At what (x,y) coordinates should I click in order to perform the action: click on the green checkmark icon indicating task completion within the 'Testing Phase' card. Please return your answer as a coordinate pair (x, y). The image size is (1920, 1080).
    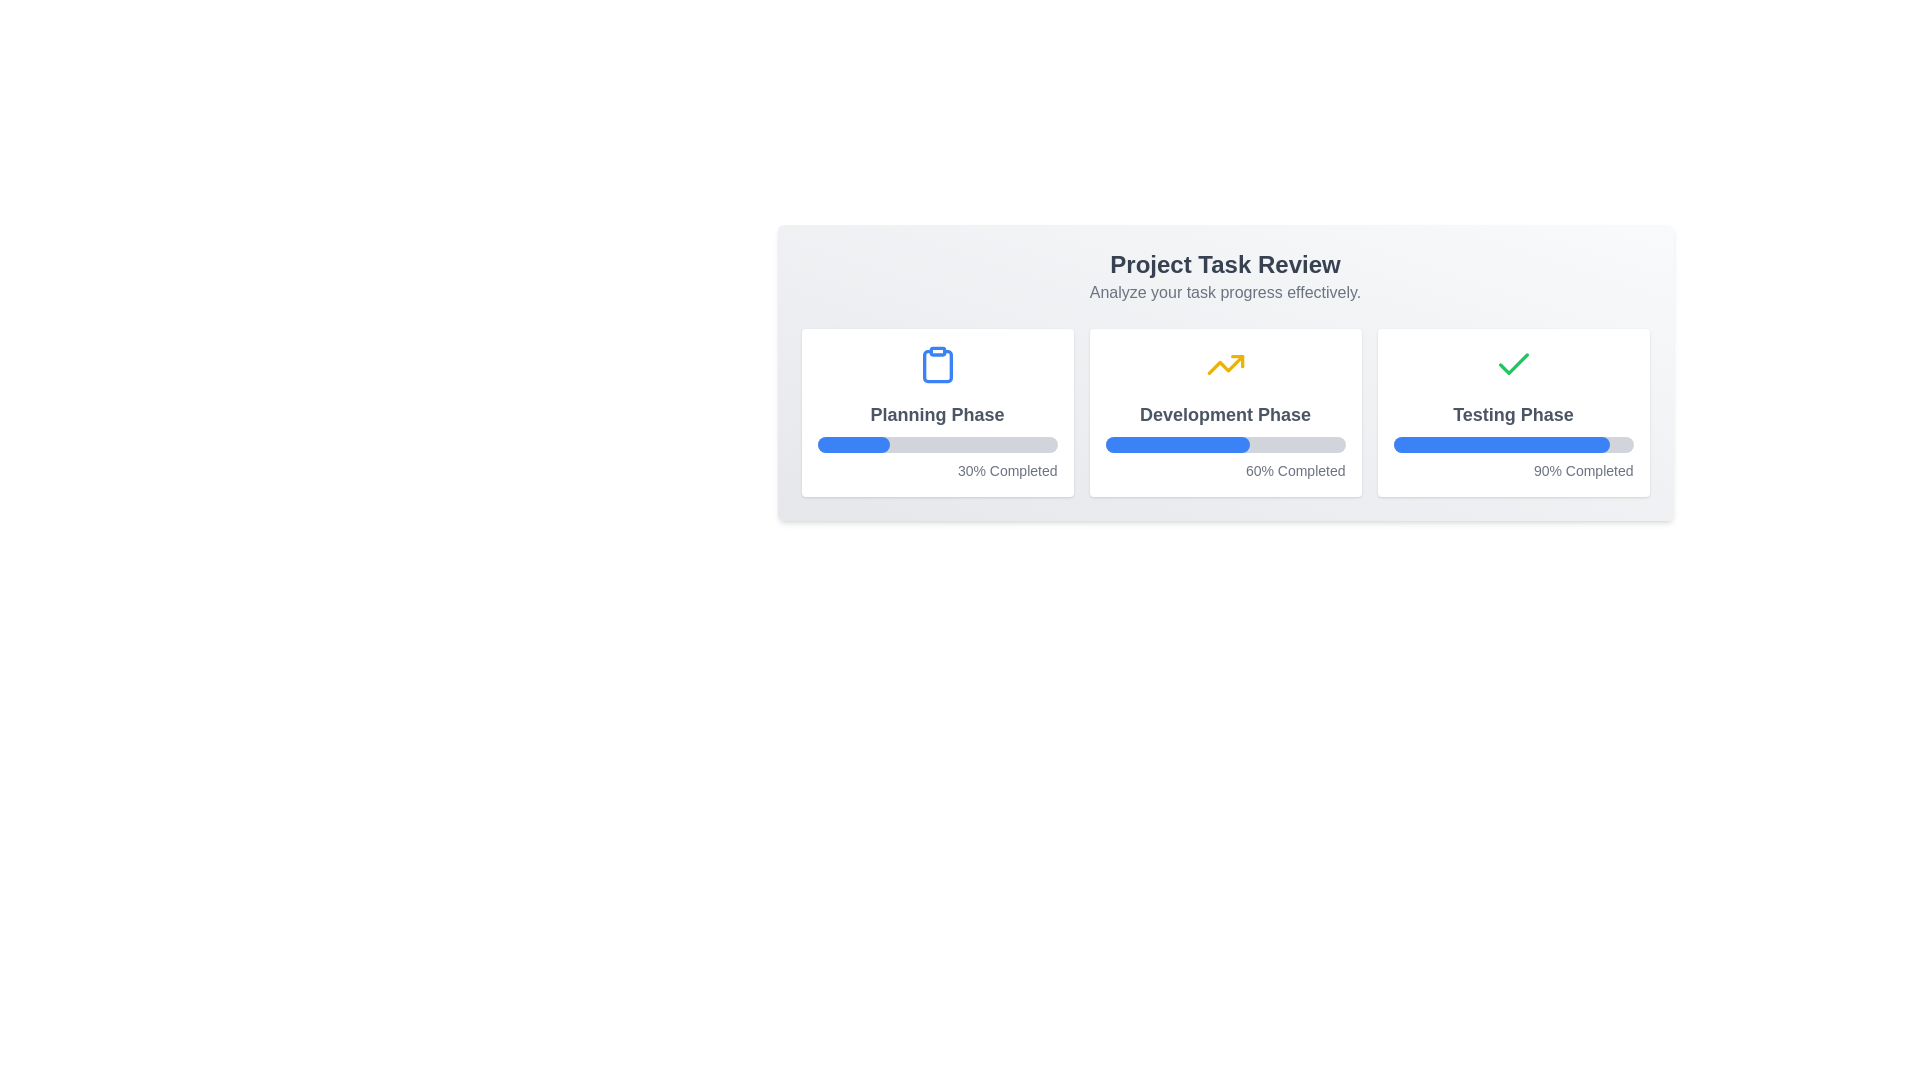
    Looking at the image, I should click on (1513, 365).